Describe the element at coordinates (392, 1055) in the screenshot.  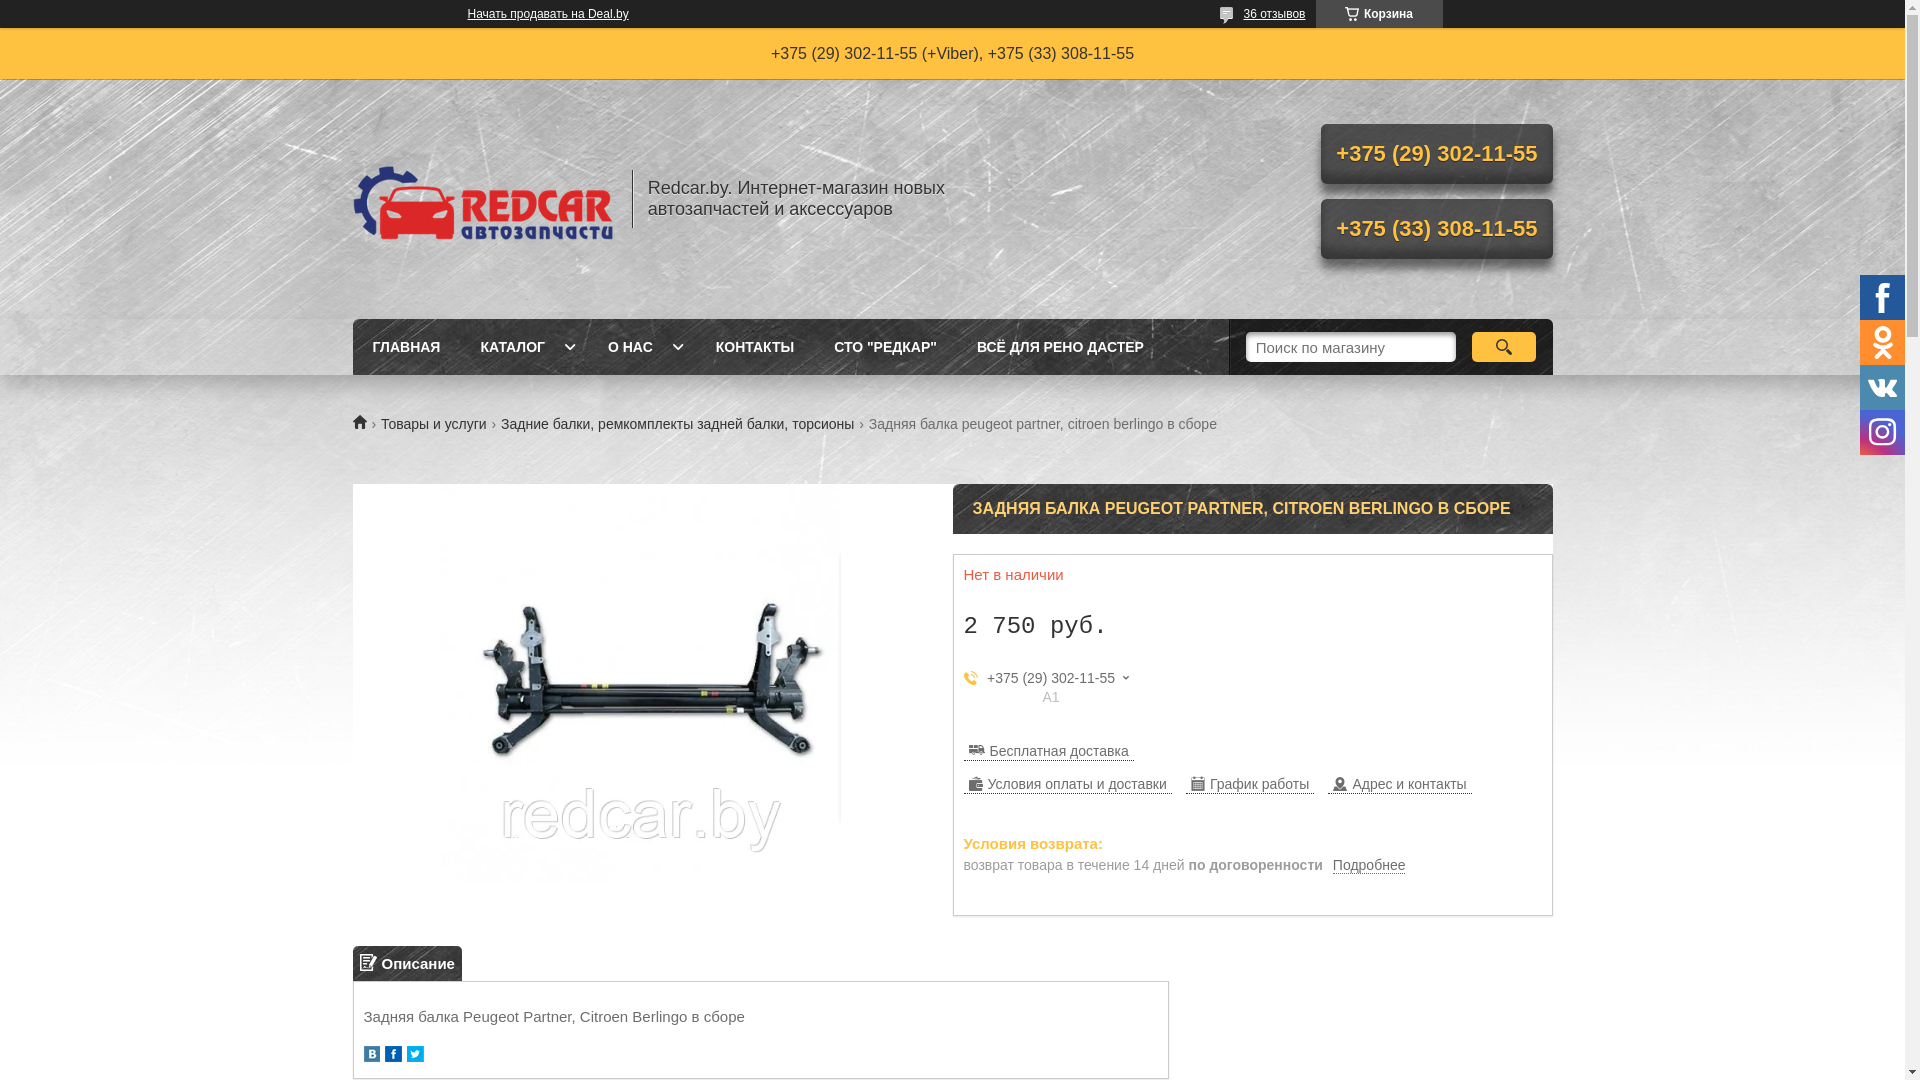
I see `'facebook'` at that location.